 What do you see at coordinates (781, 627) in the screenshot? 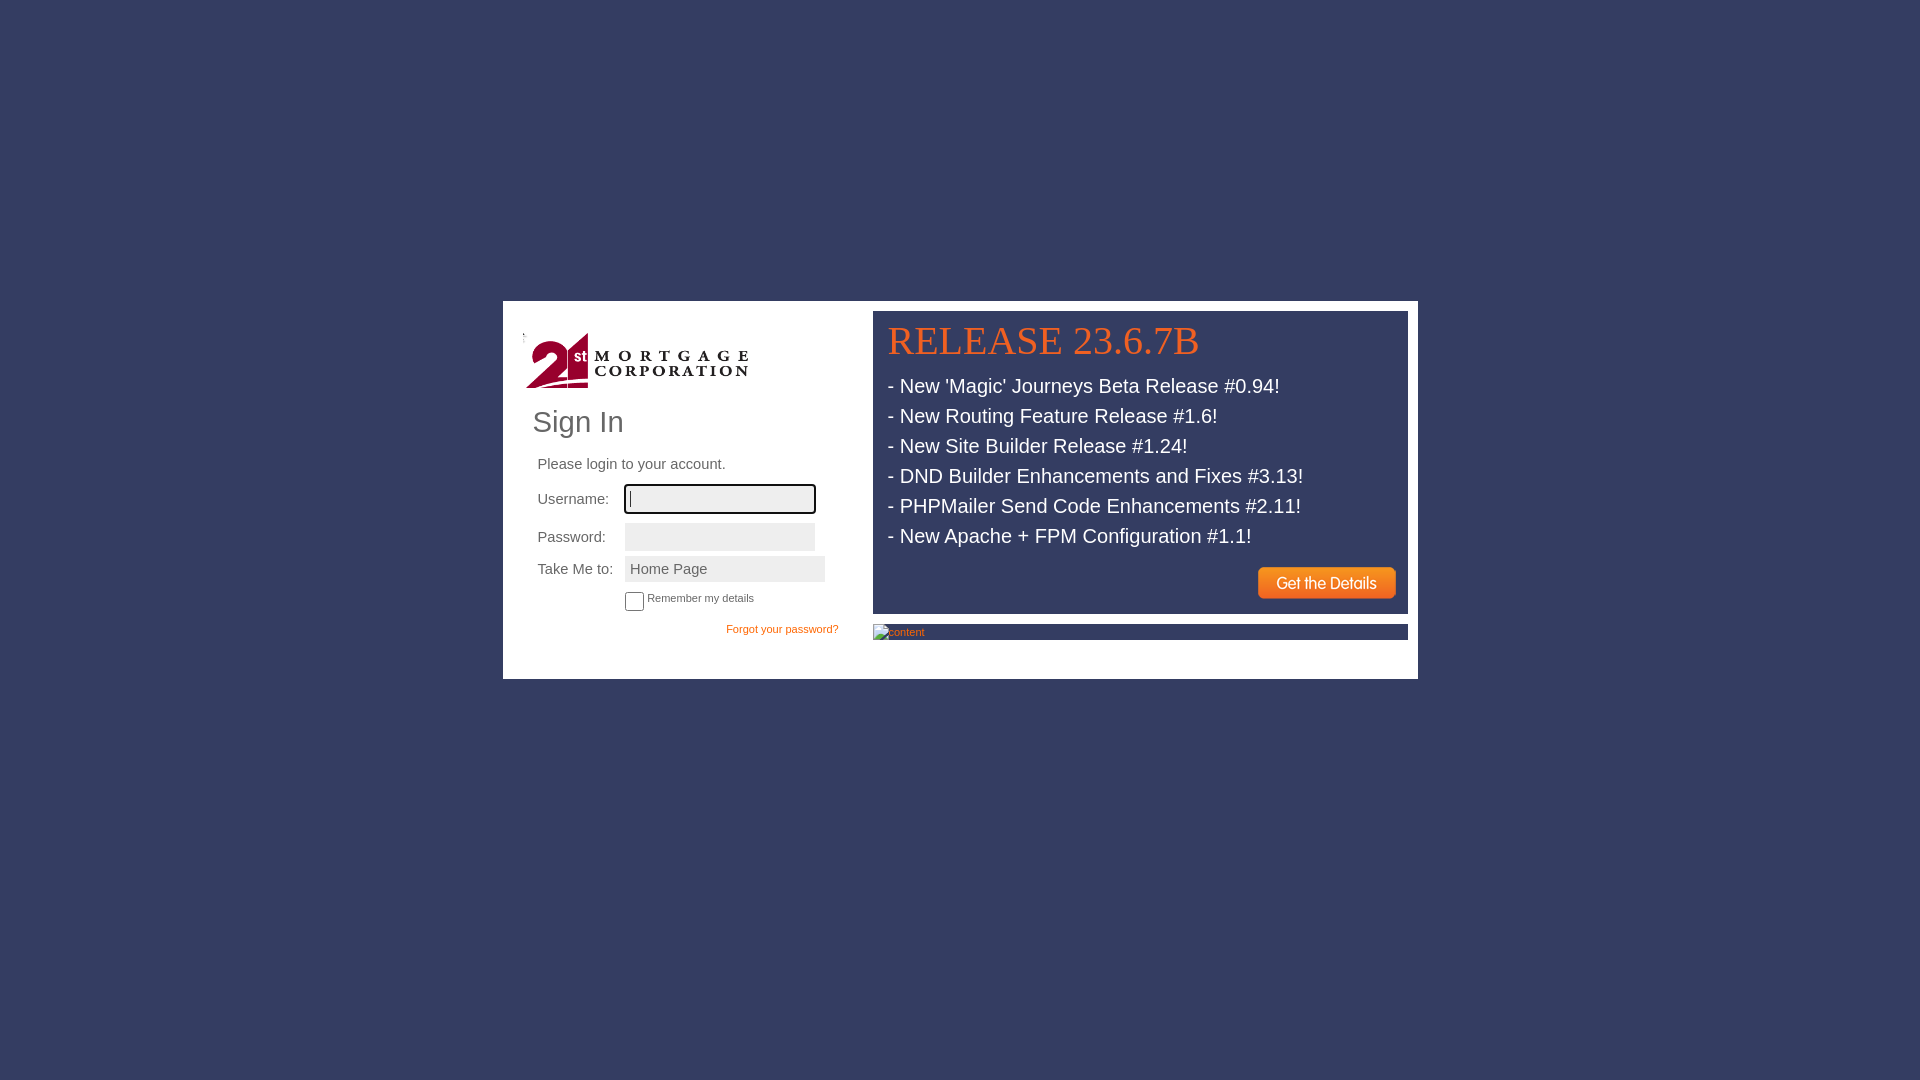
I see `'Forgot your password?'` at bounding box center [781, 627].